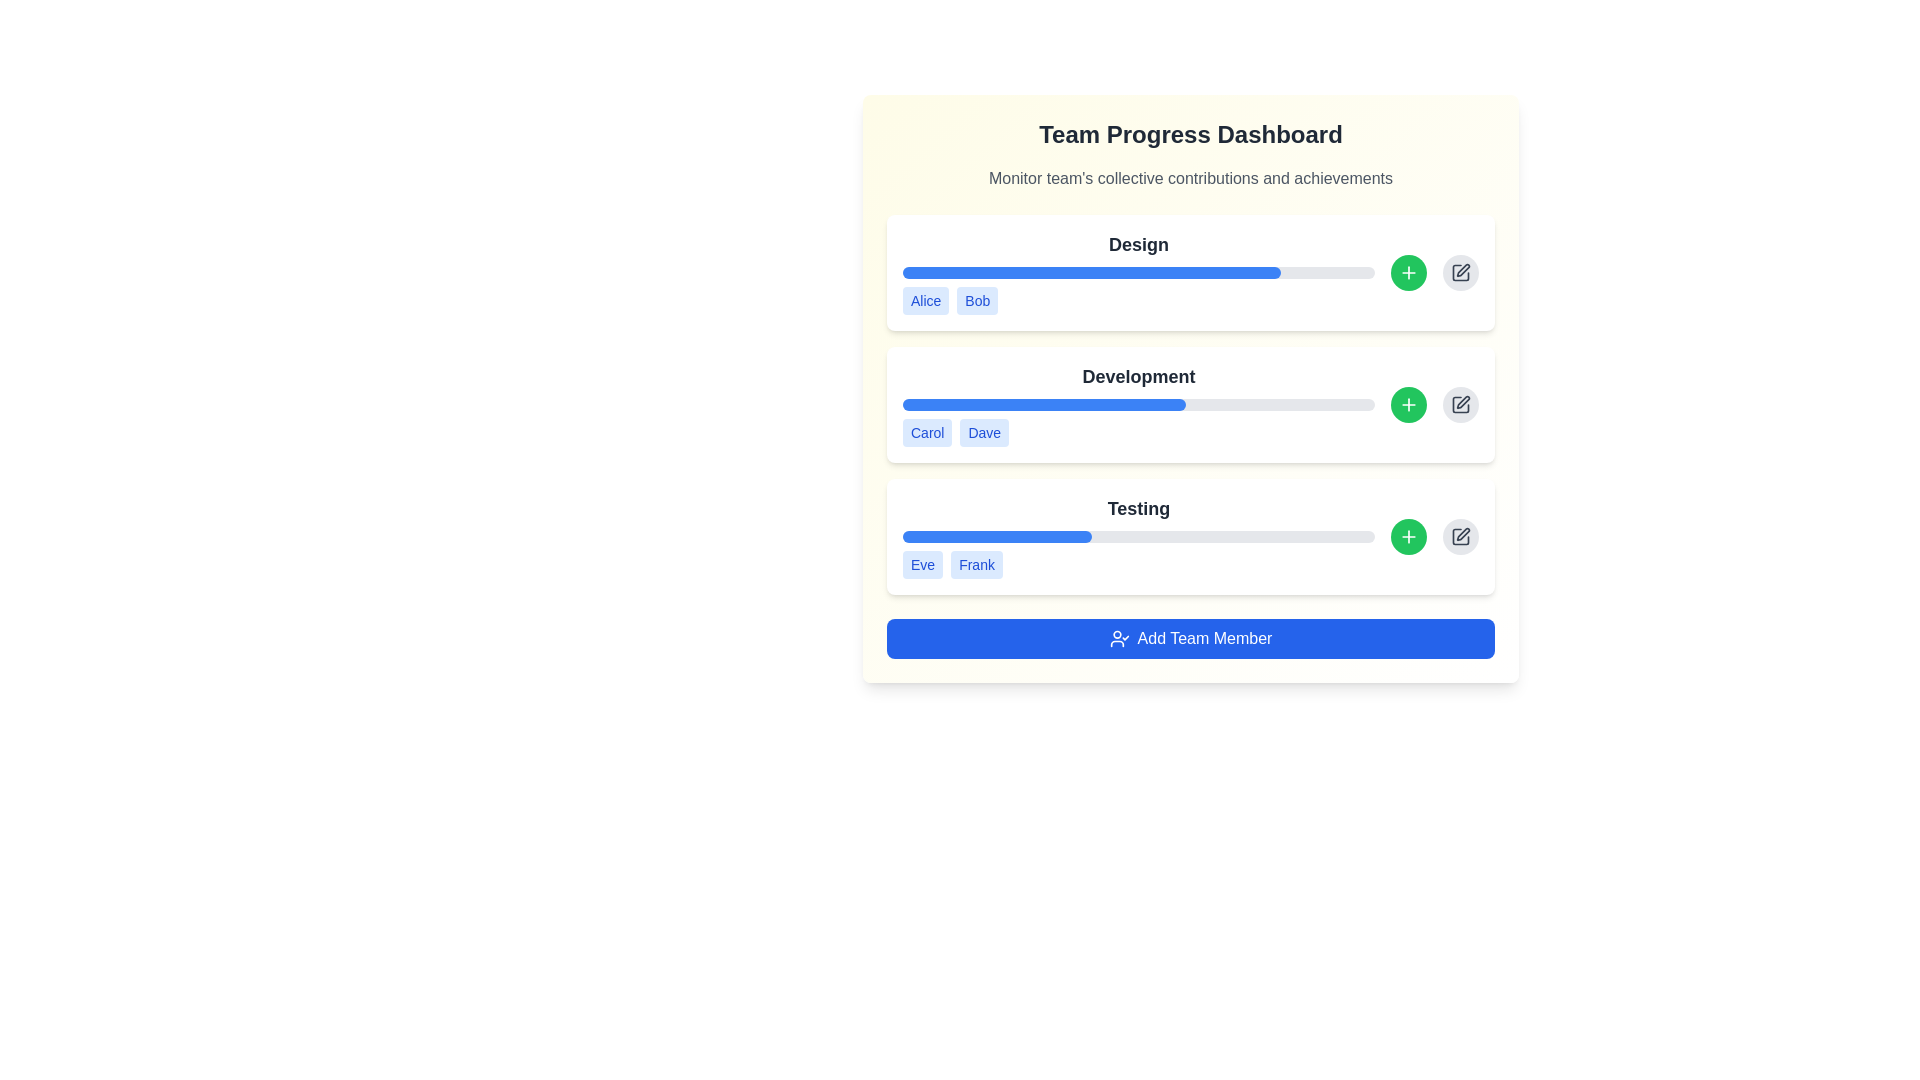 The width and height of the screenshot is (1920, 1080). What do you see at coordinates (1138, 535) in the screenshot?
I see `details of the Progress Display Section, which includes the title 'Testing', a progress bar, and the labels 'Eve' and 'Frank'` at bounding box center [1138, 535].